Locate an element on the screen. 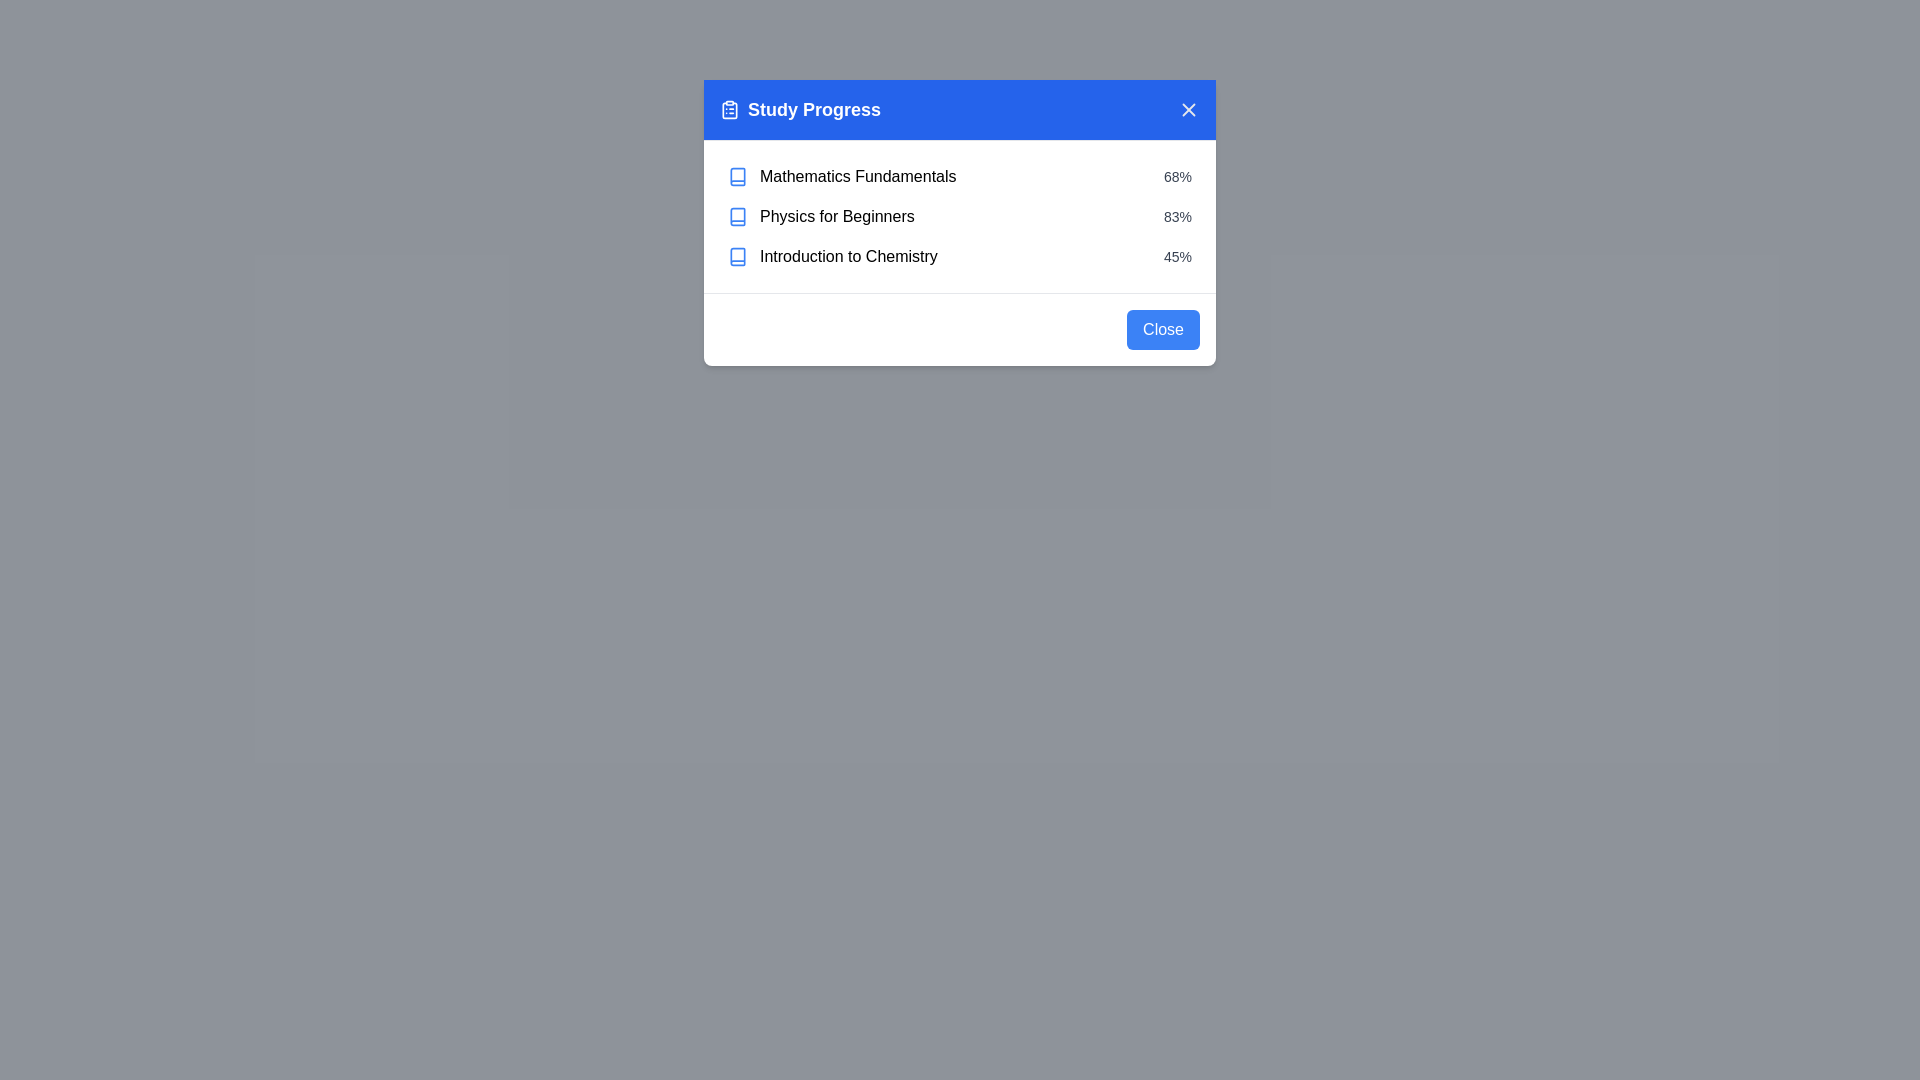 The image size is (1920, 1080). the book or document icon located in the top left section of the modal interface, which represents the study progress tracker is located at coordinates (737, 256).